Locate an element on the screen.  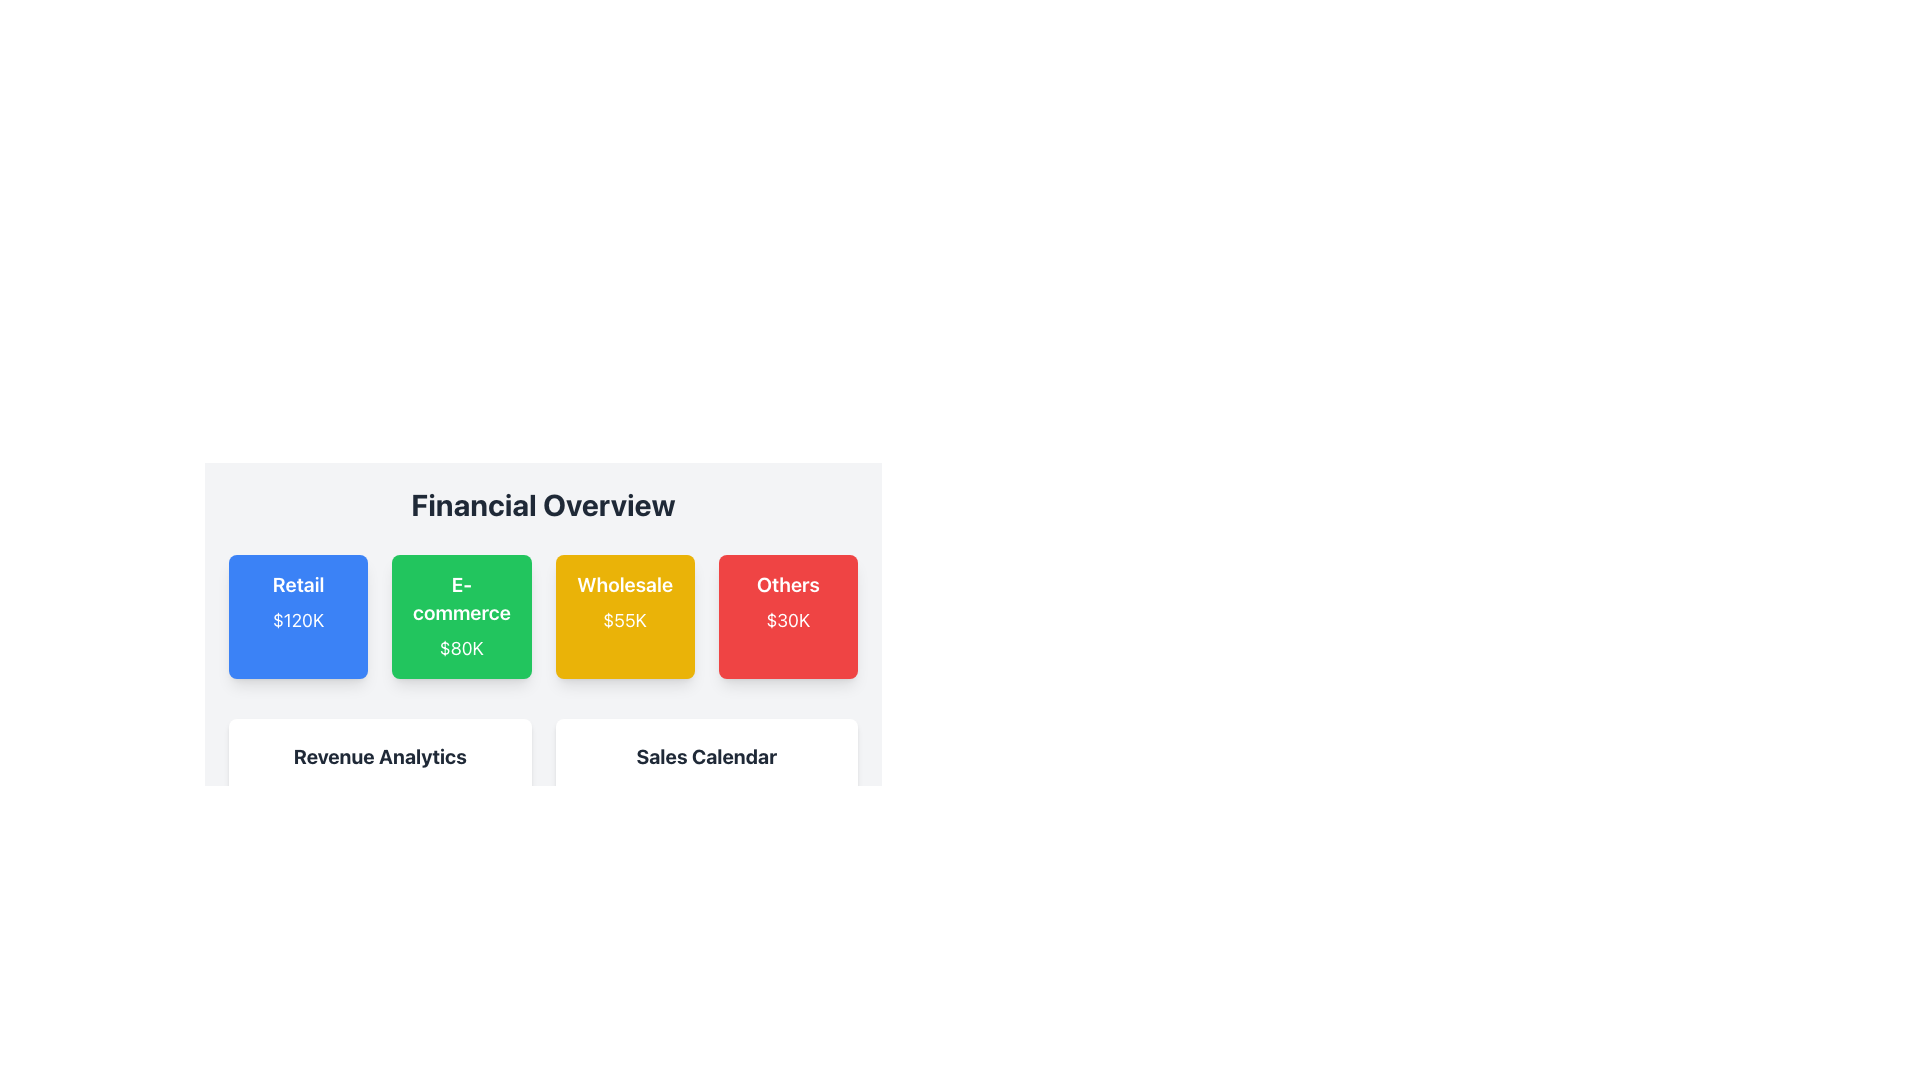
the Card component labeled 'Revenue Analytics' which is a white rectangular card with rounded corners, located within the 'Revenue Analytics Sales Calendar' grid is located at coordinates (380, 813).